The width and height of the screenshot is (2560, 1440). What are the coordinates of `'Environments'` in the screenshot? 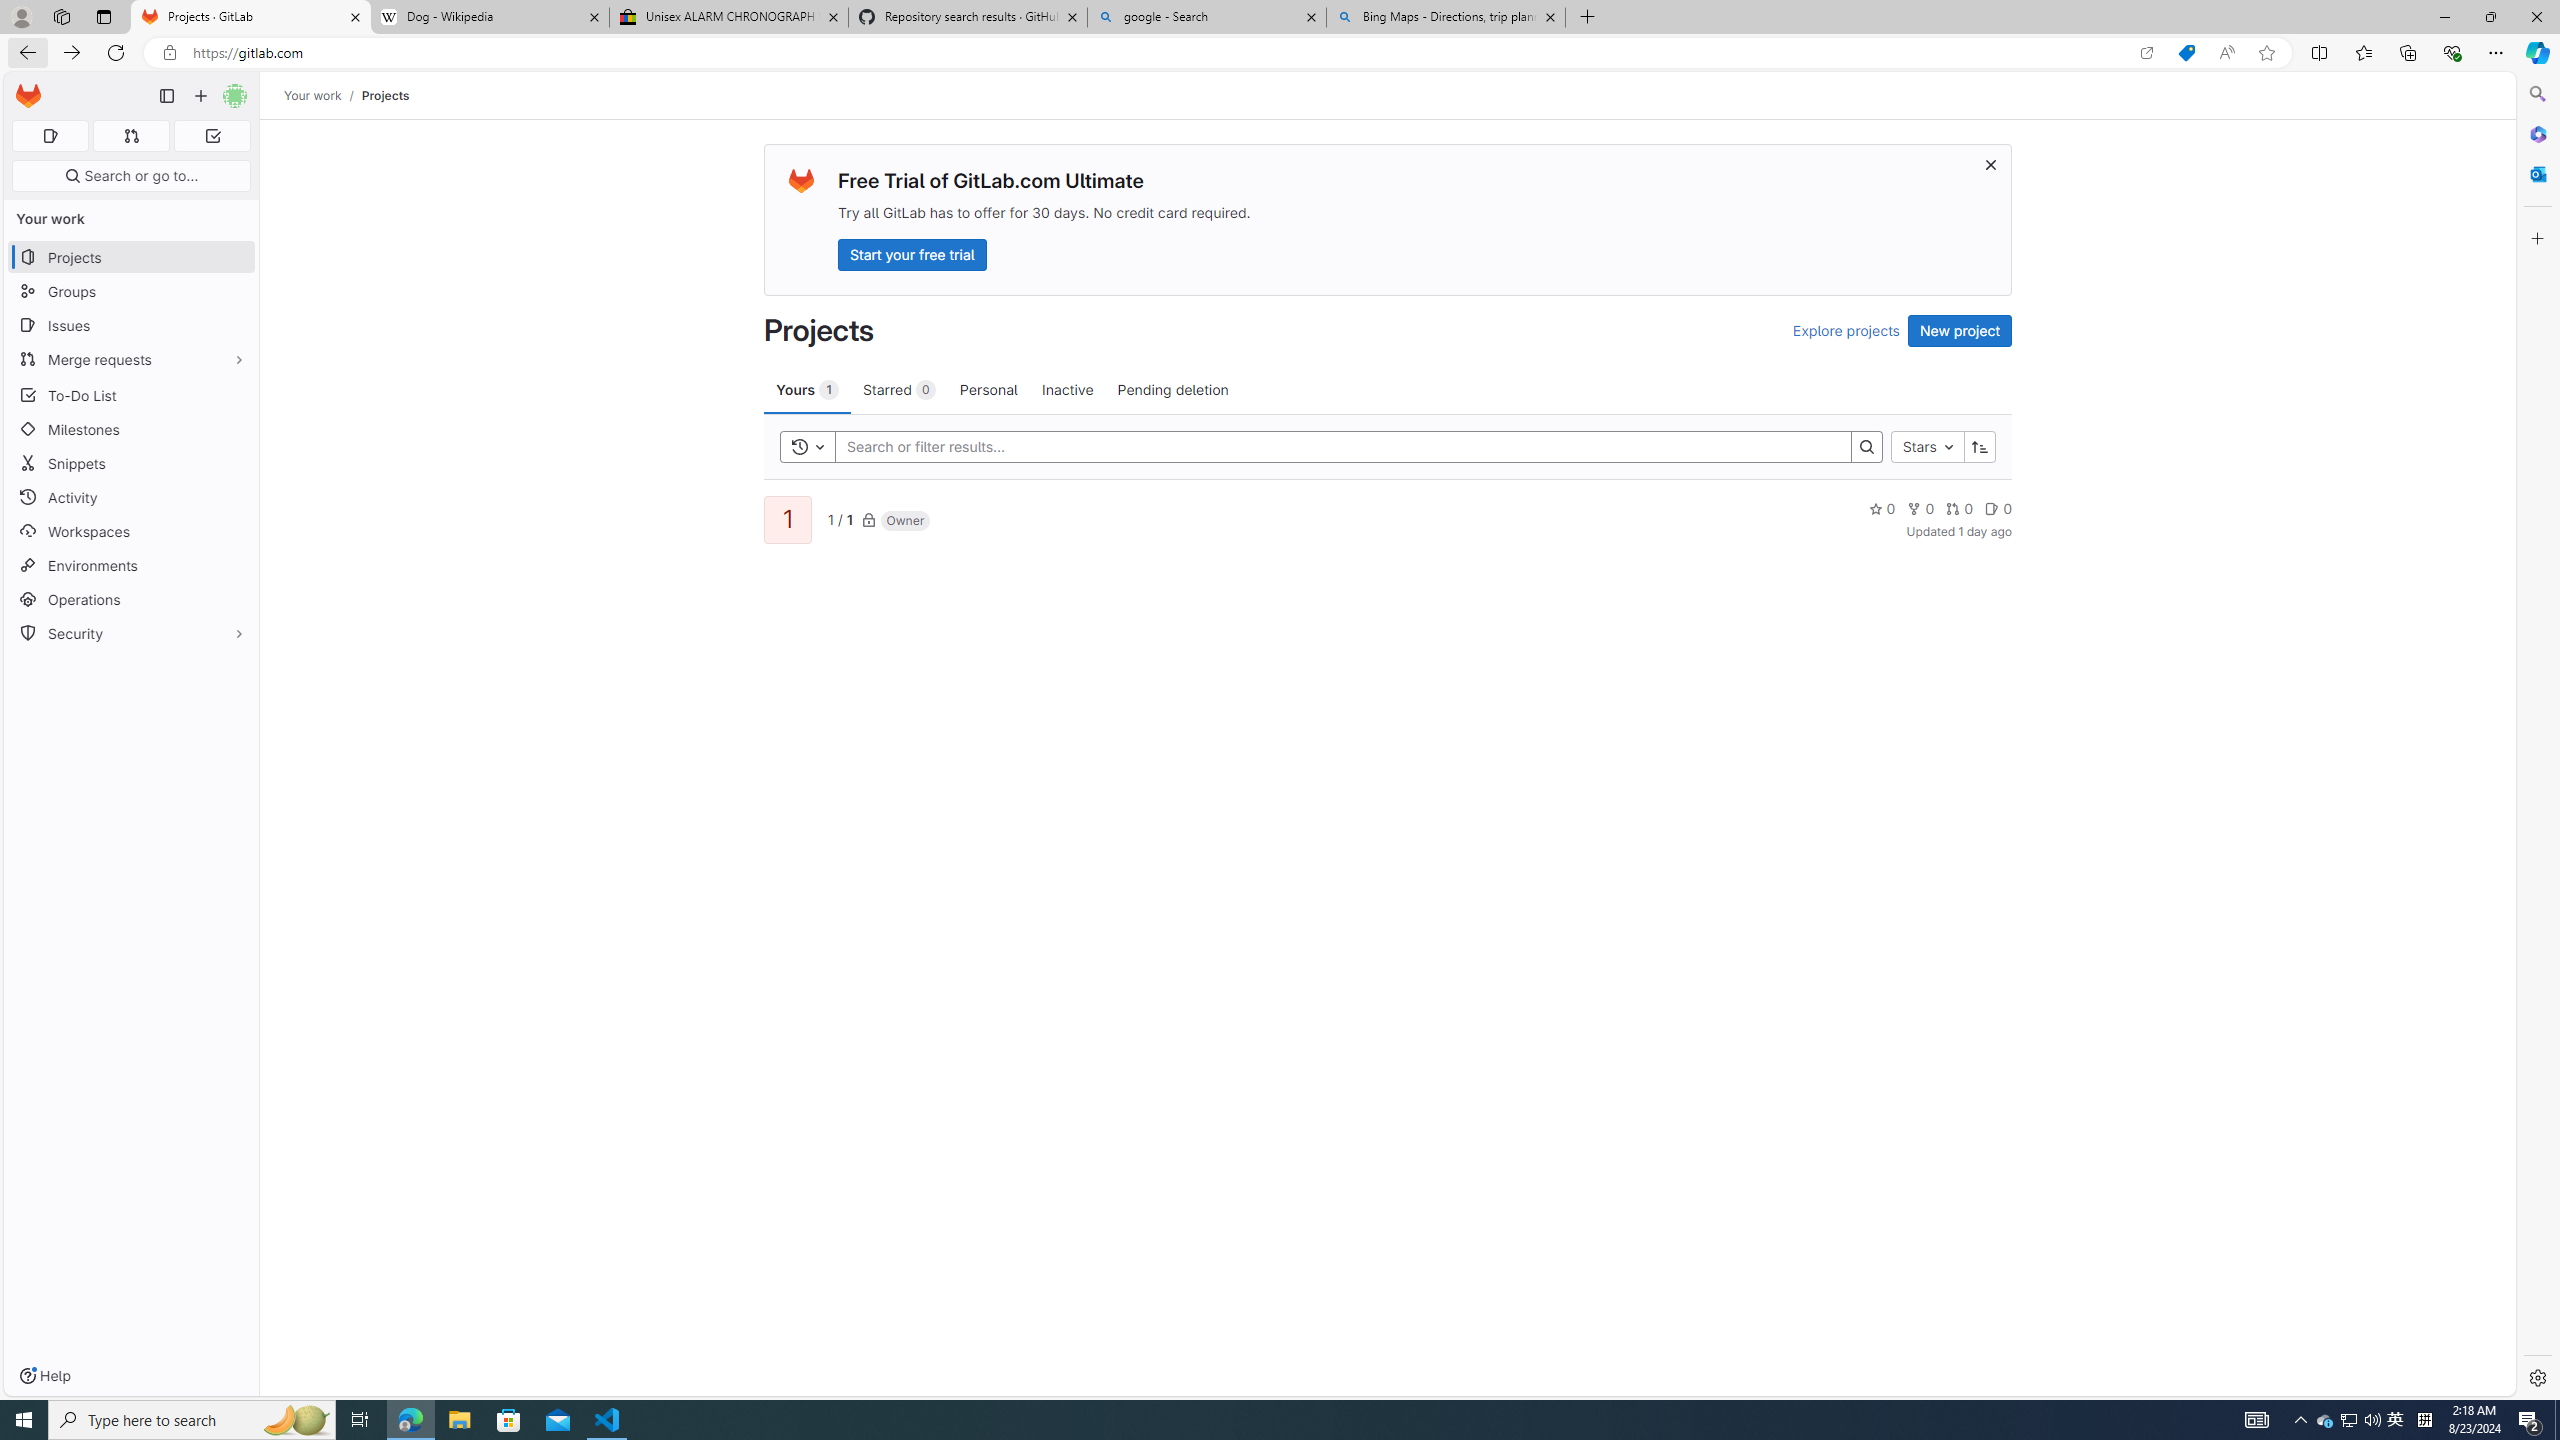 It's located at (130, 564).